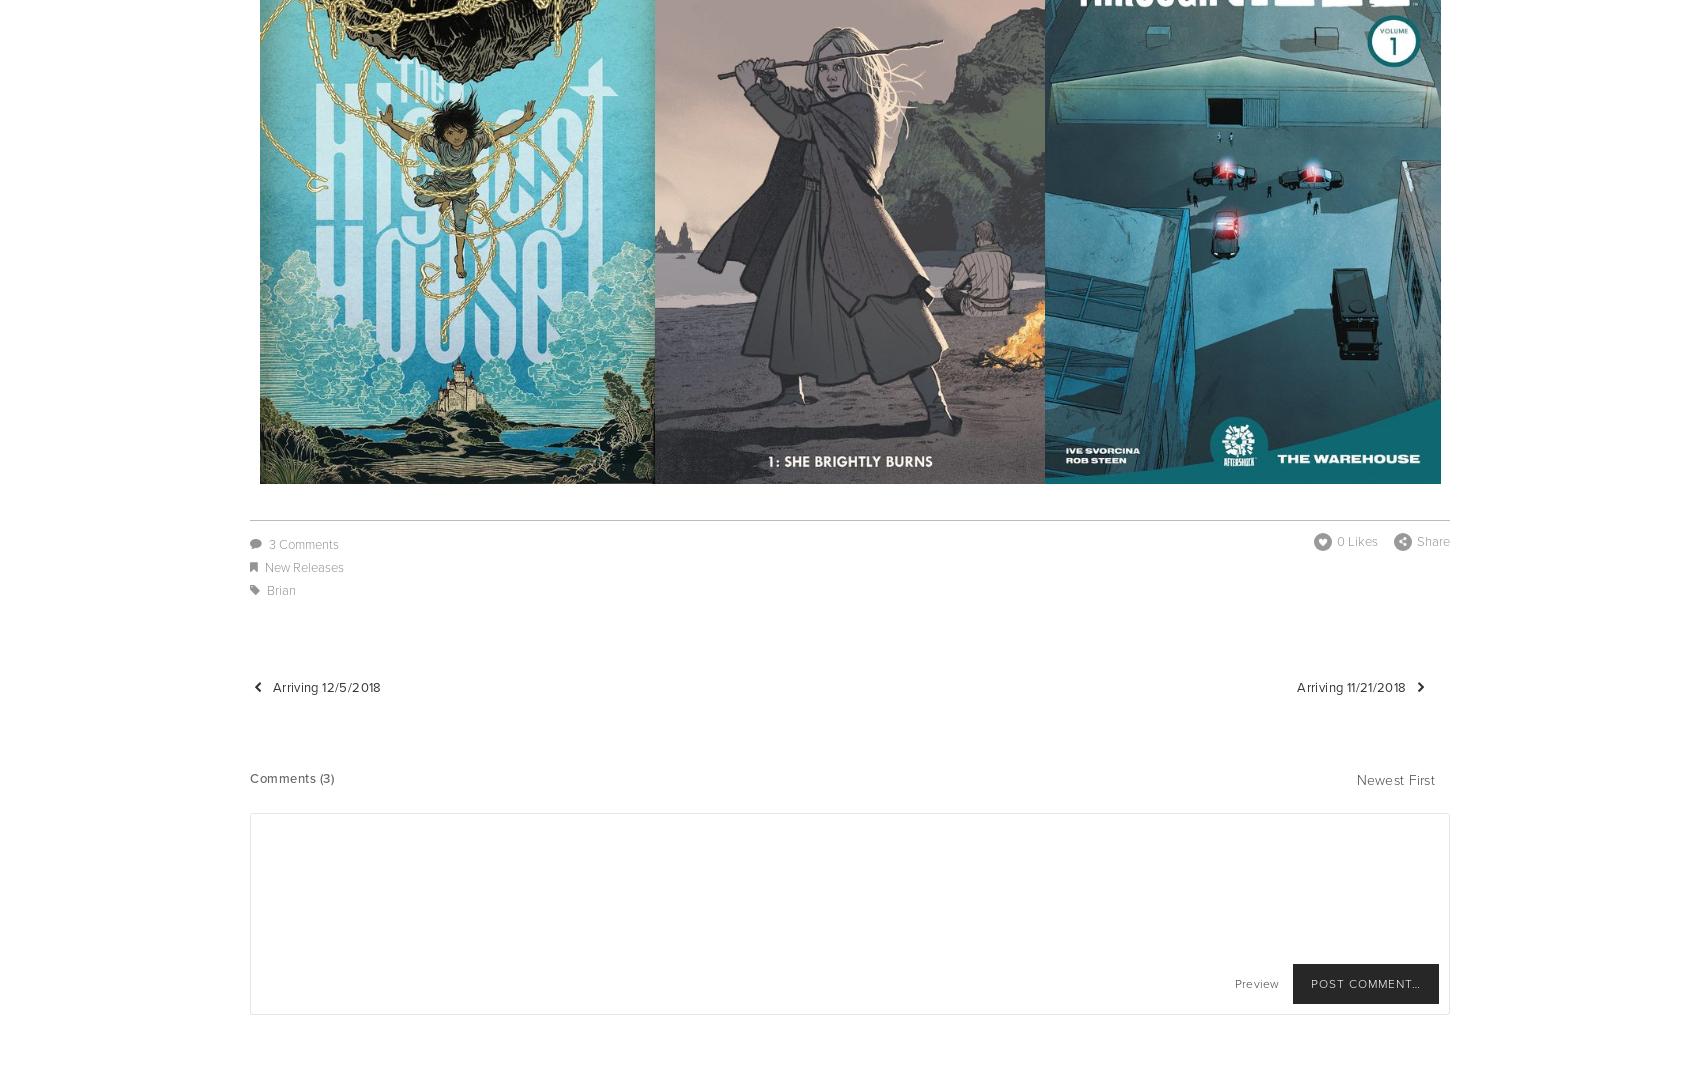  Describe the element at coordinates (1351, 685) in the screenshot. I see `'Arriving 11/21/2018'` at that location.